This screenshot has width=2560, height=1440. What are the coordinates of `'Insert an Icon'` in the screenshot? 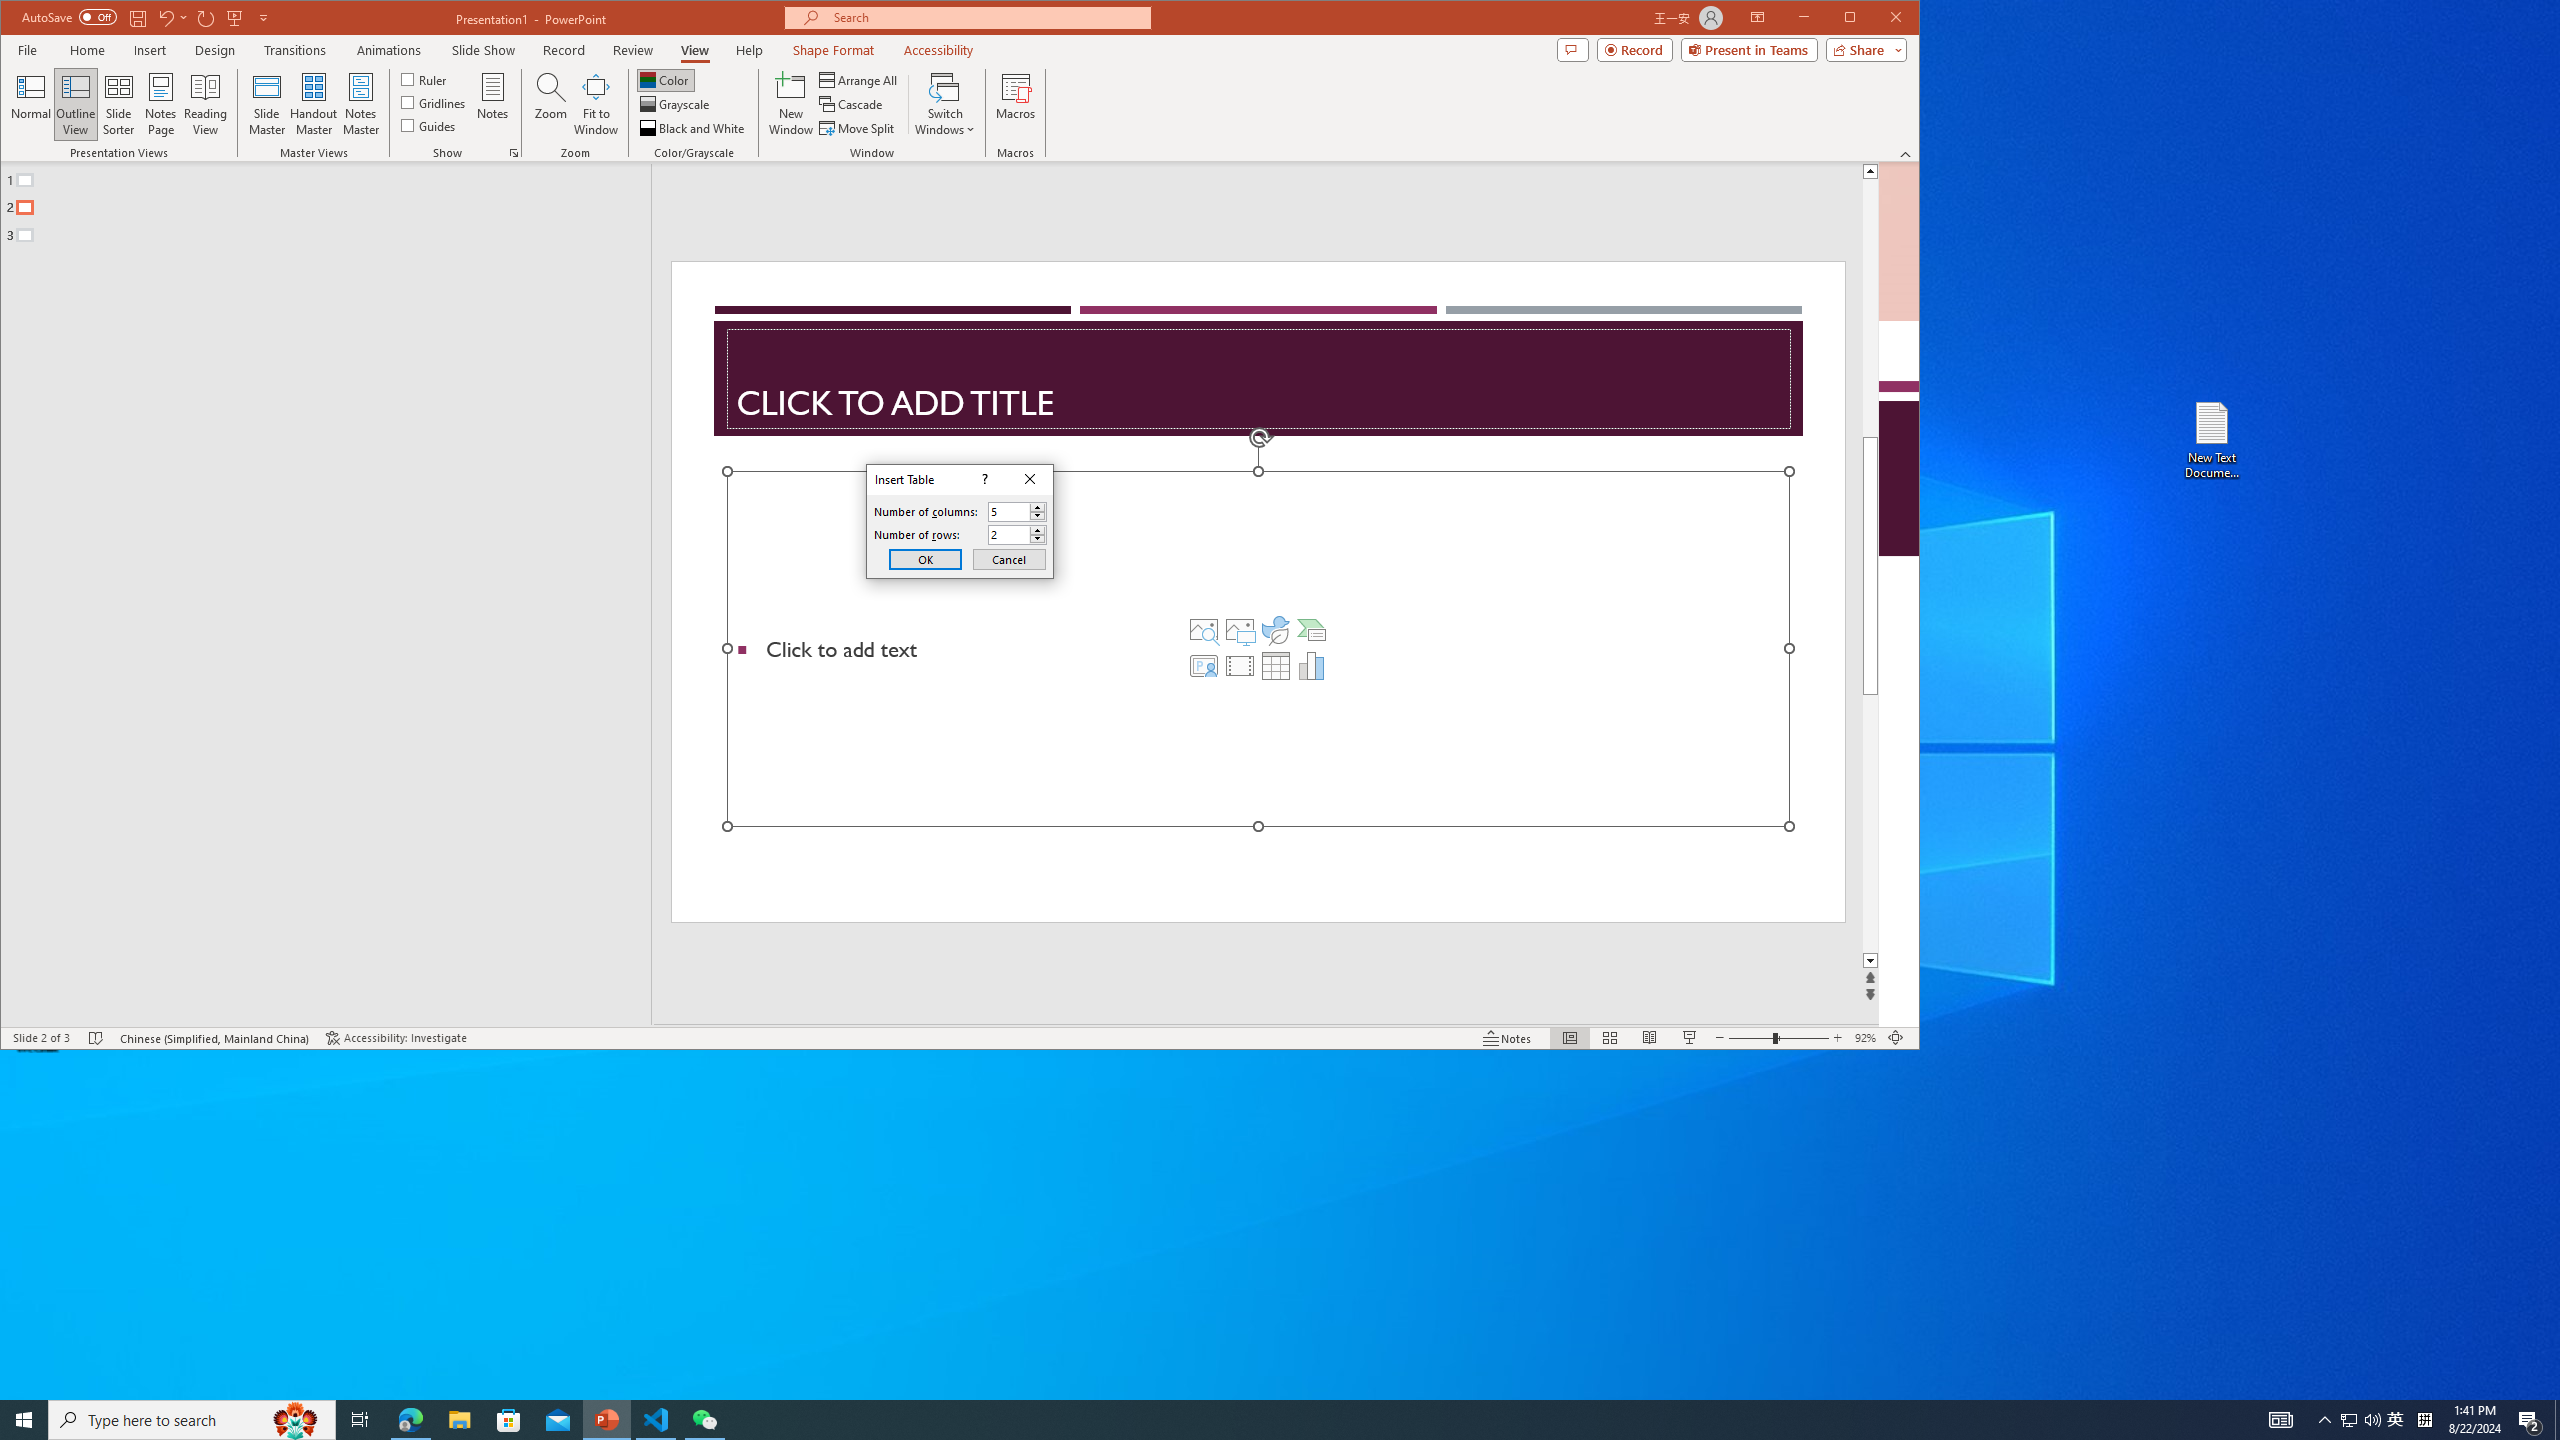 It's located at (1275, 629).